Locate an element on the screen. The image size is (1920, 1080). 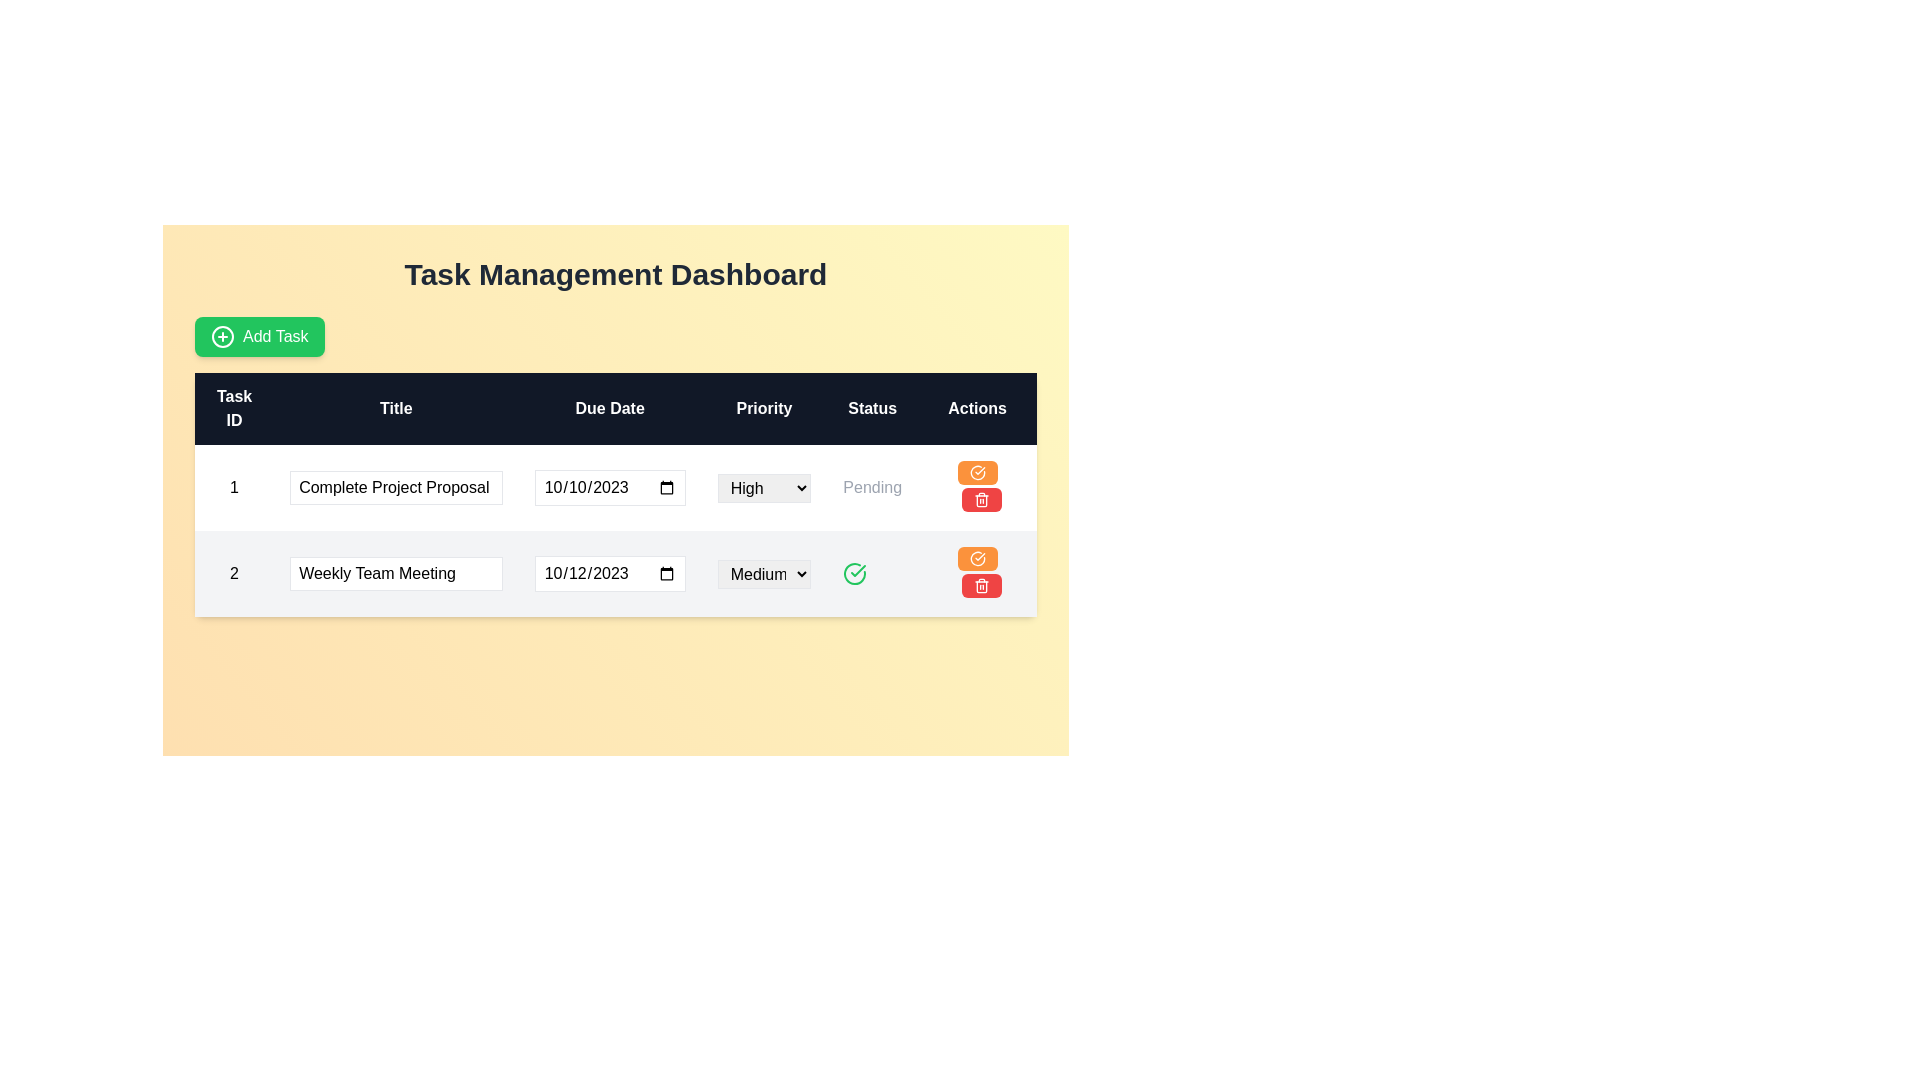
the Dropdown menu in the 'Priority' column of the first row within the task table is located at coordinates (763, 488).